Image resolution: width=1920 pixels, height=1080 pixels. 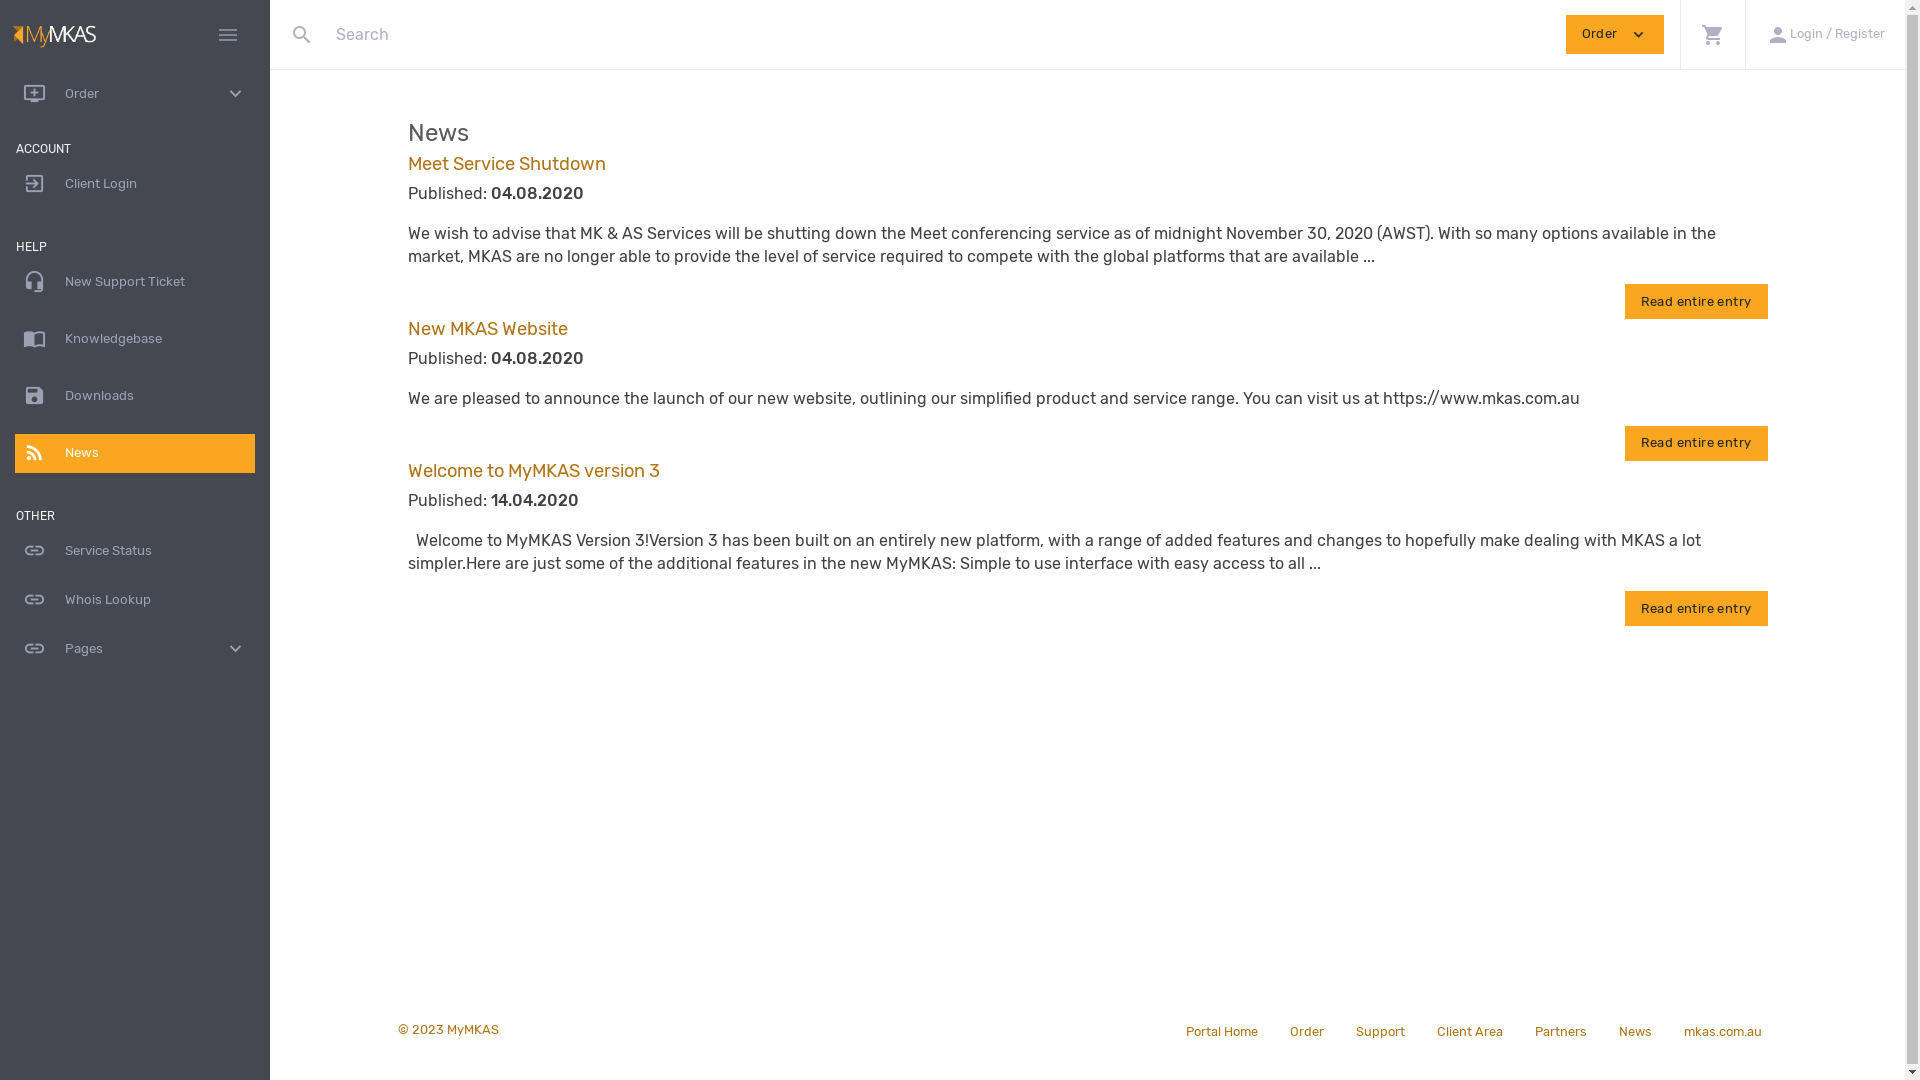 I want to click on 'rss_feed News', so click(x=133, y=453).